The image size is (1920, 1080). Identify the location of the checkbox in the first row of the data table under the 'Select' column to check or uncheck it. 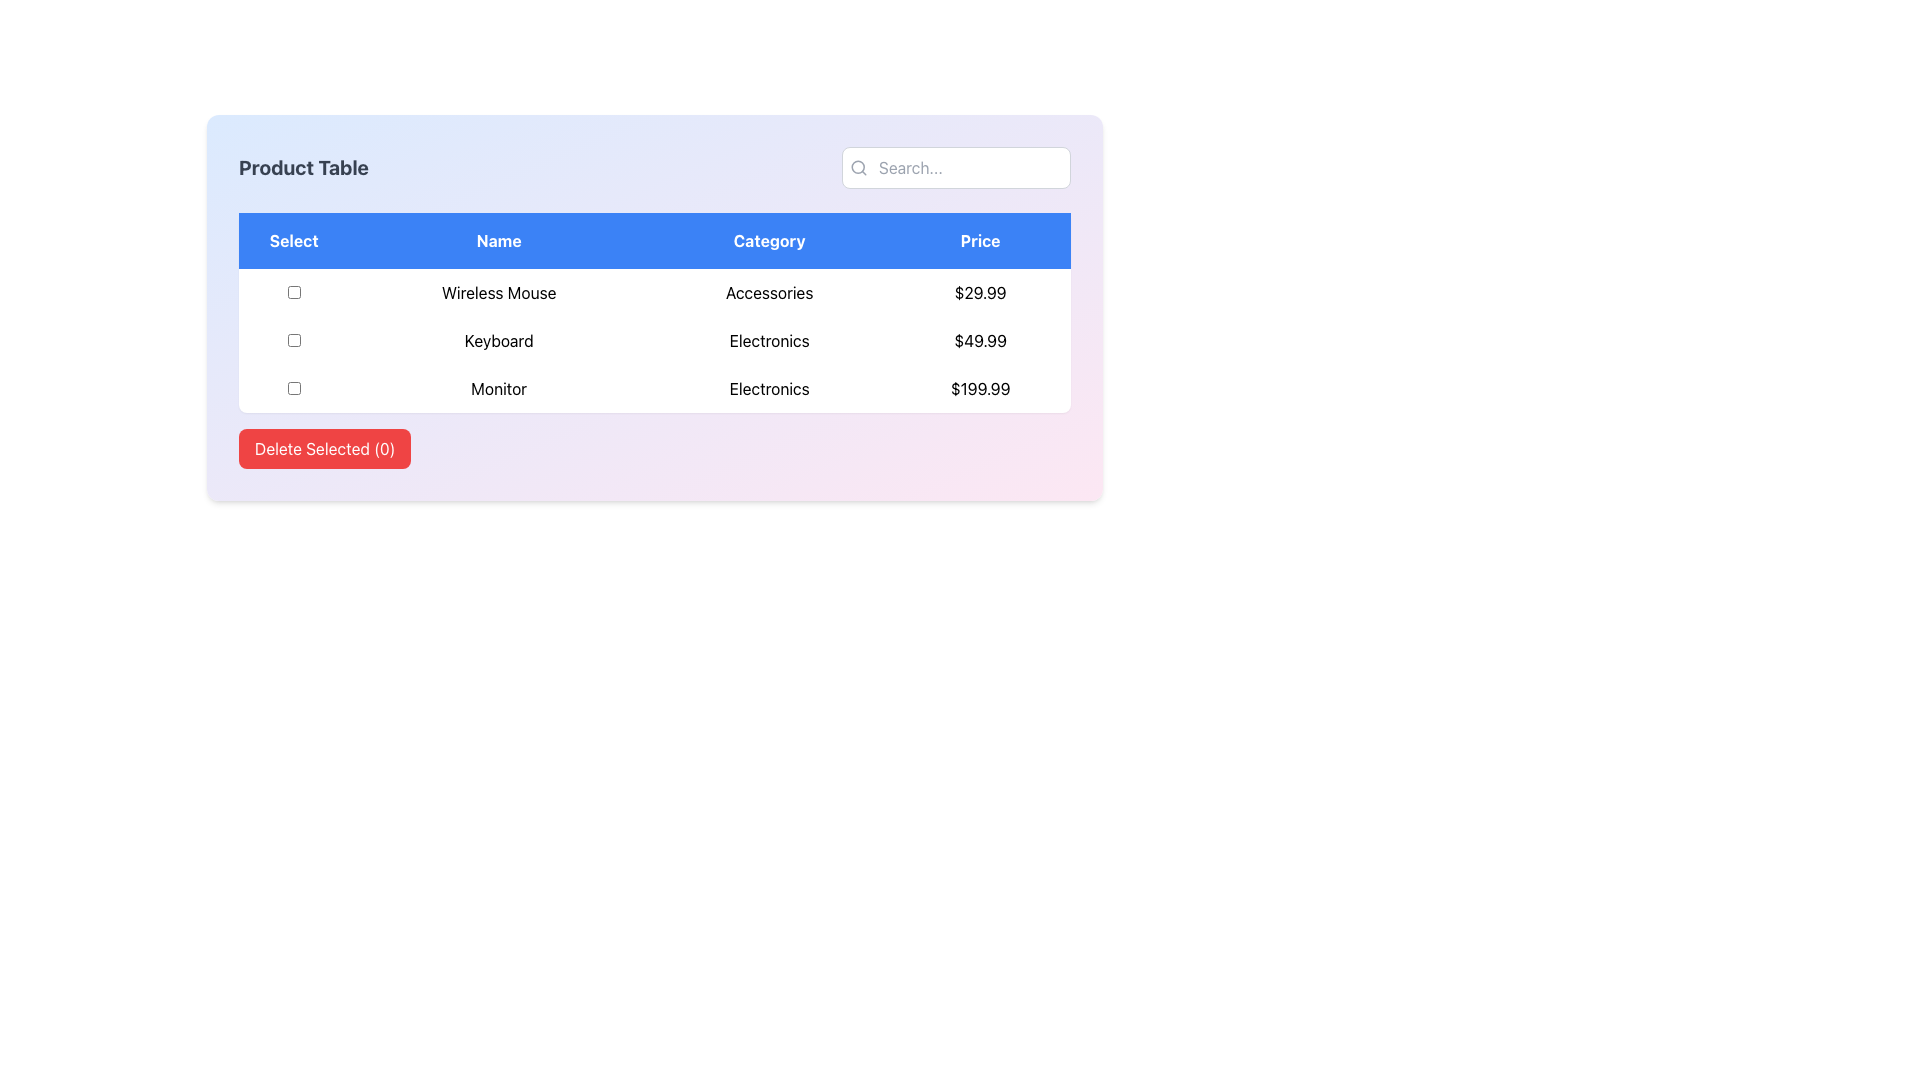
(293, 292).